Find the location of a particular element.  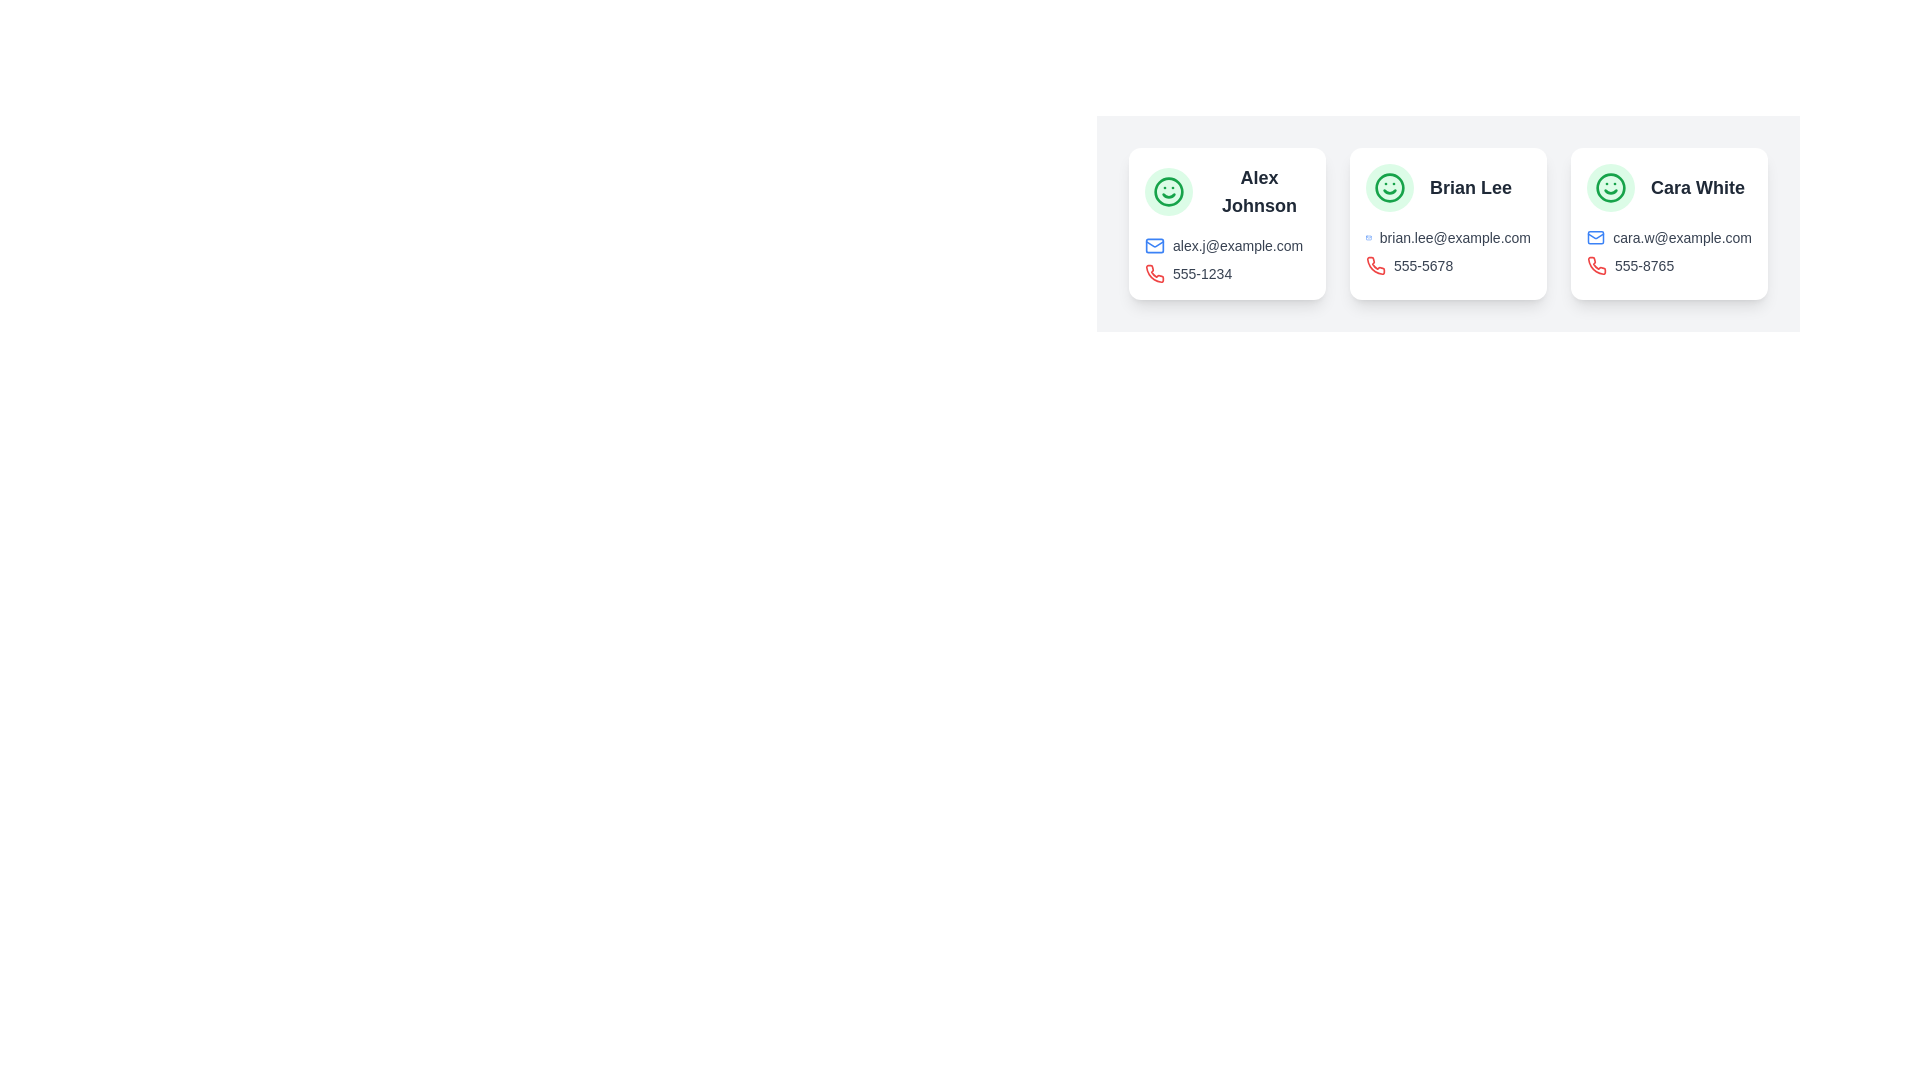

the email icon located to the left of 'brian.lee@example.com' in the middle card of a horizontally aligned card list for visual indication is located at coordinates (1367, 237).